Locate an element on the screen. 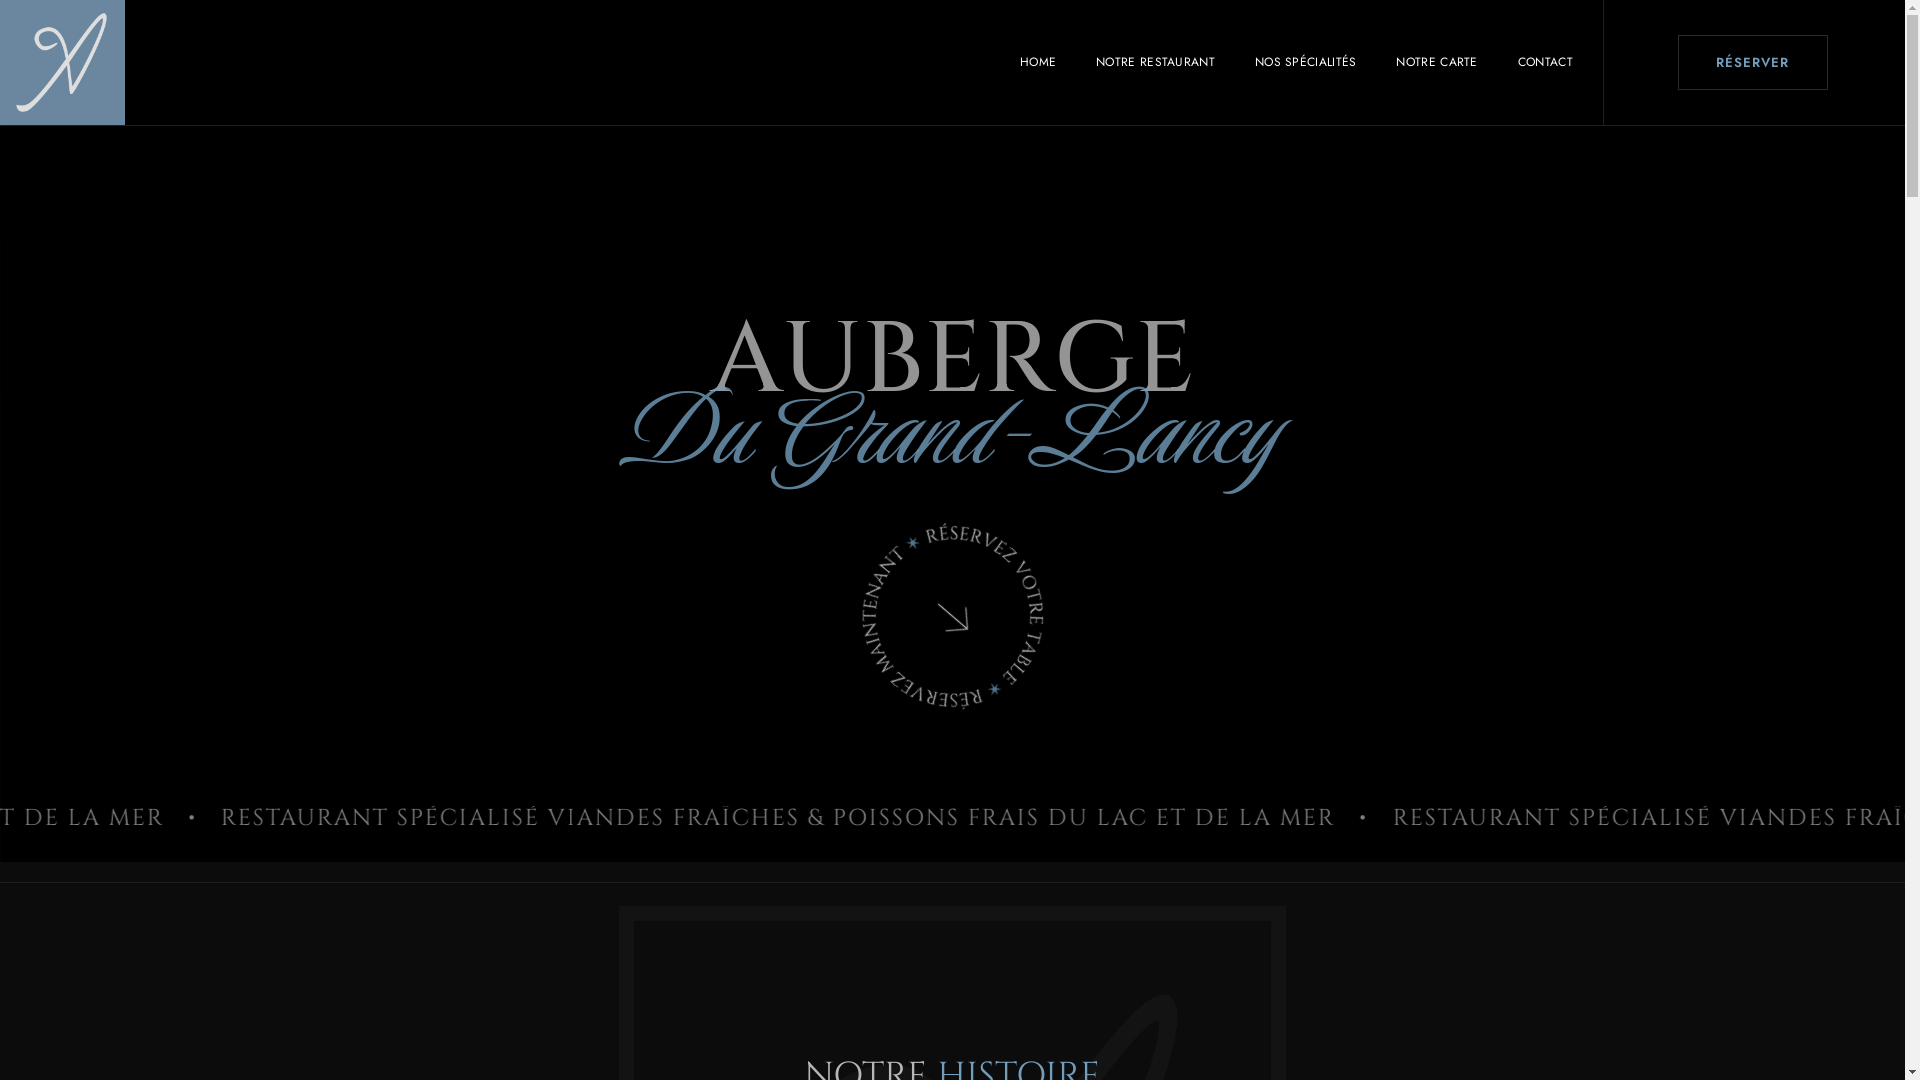 The height and width of the screenshot is (1080, 1920). 'NOTRE CARTE' is located at coordinates (1375, 60).